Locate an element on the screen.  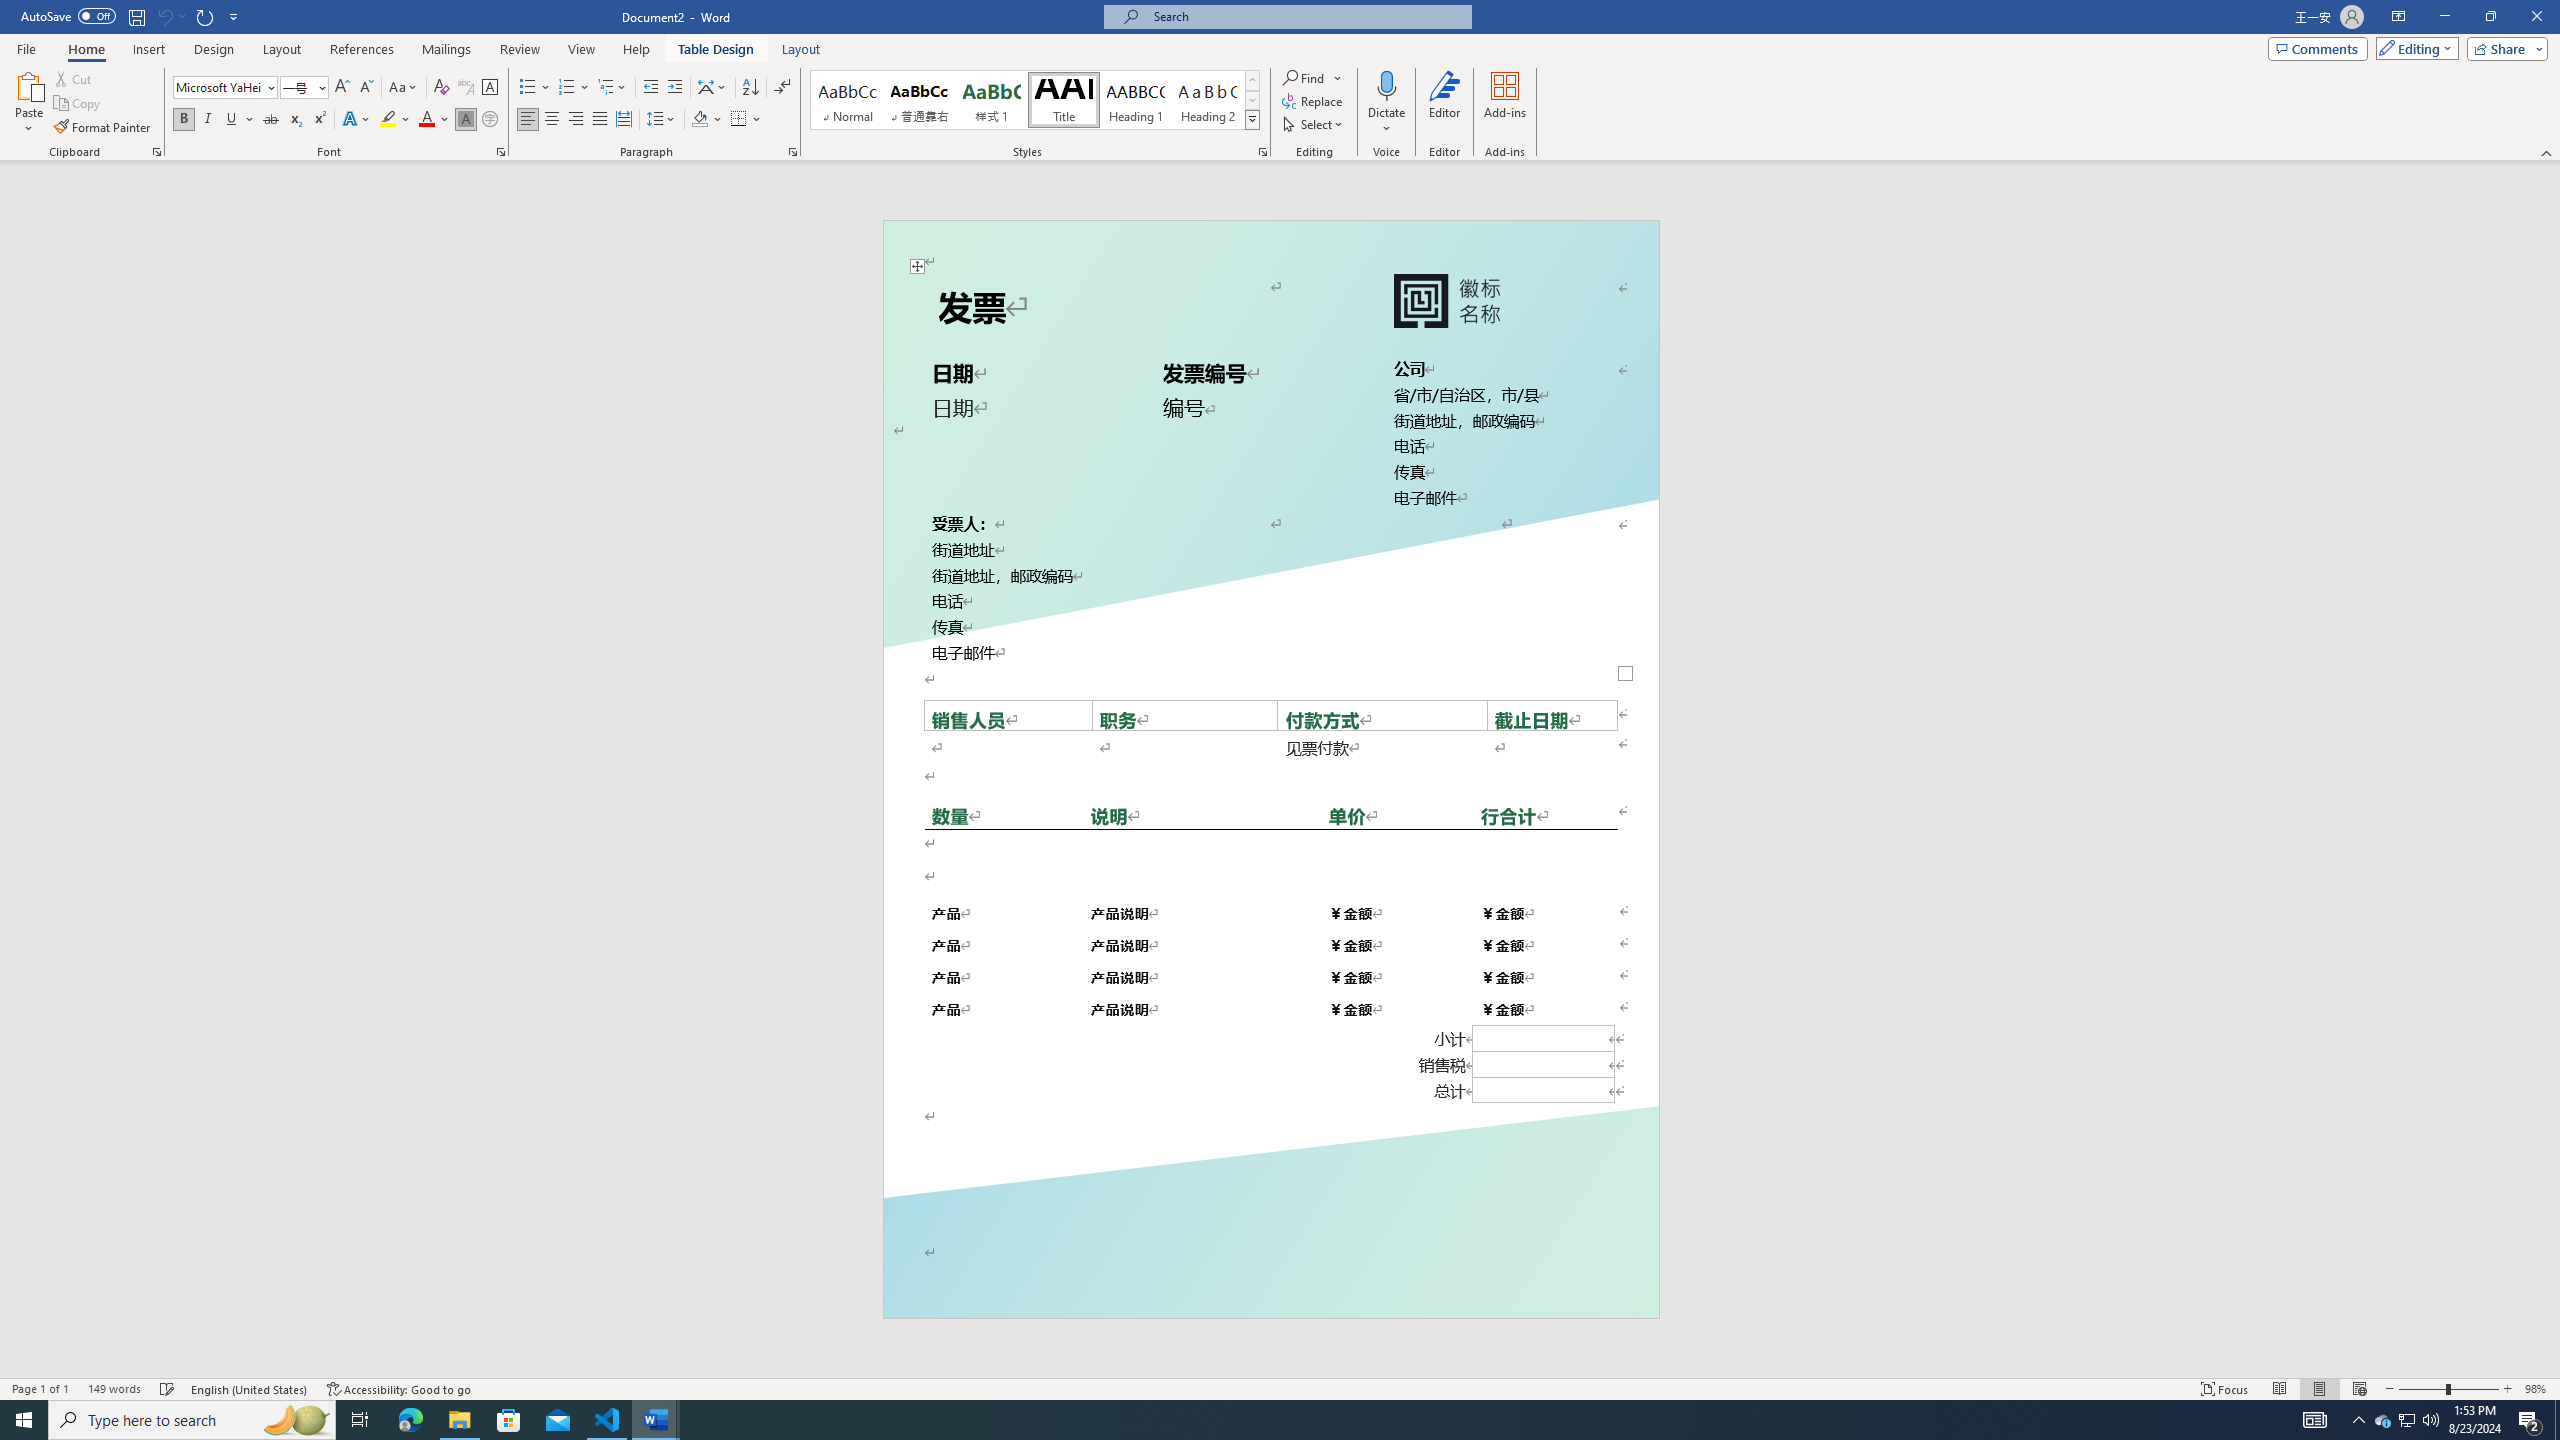
'Can' is located at coordinates (170, 15).